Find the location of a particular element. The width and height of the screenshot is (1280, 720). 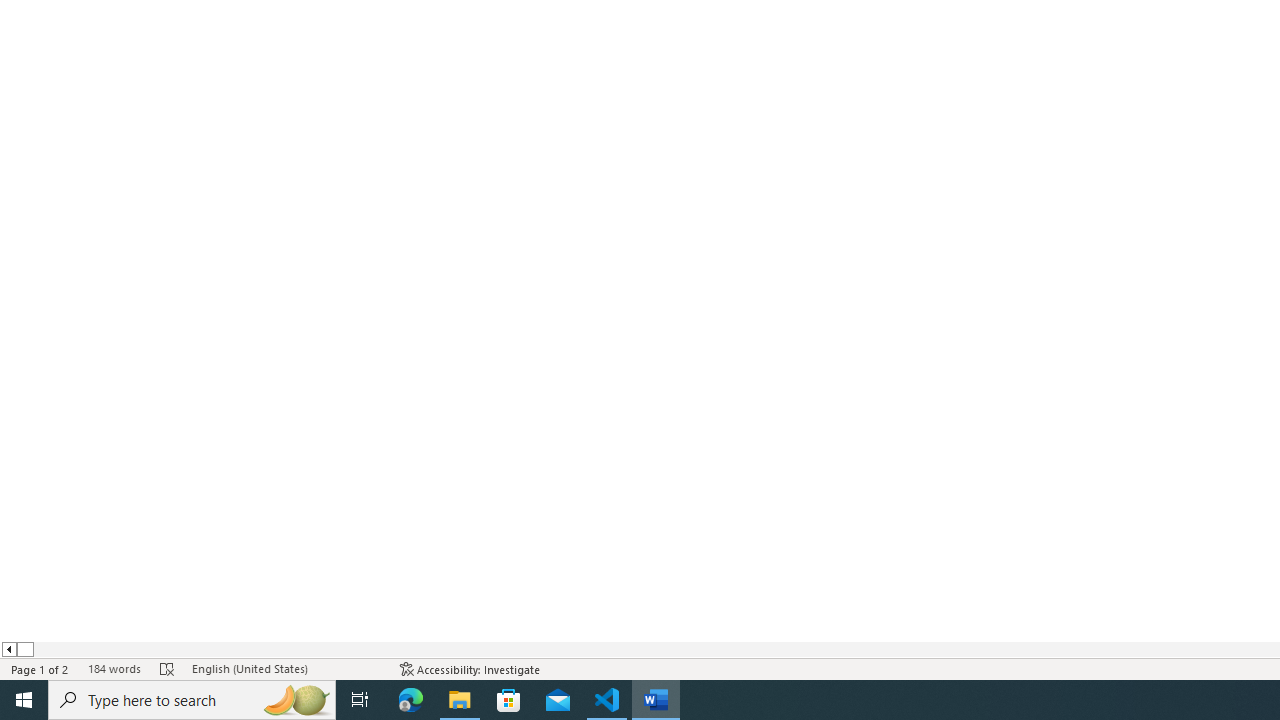

'Page Number Page 1 of 2' is located at coordinates (40, 669).